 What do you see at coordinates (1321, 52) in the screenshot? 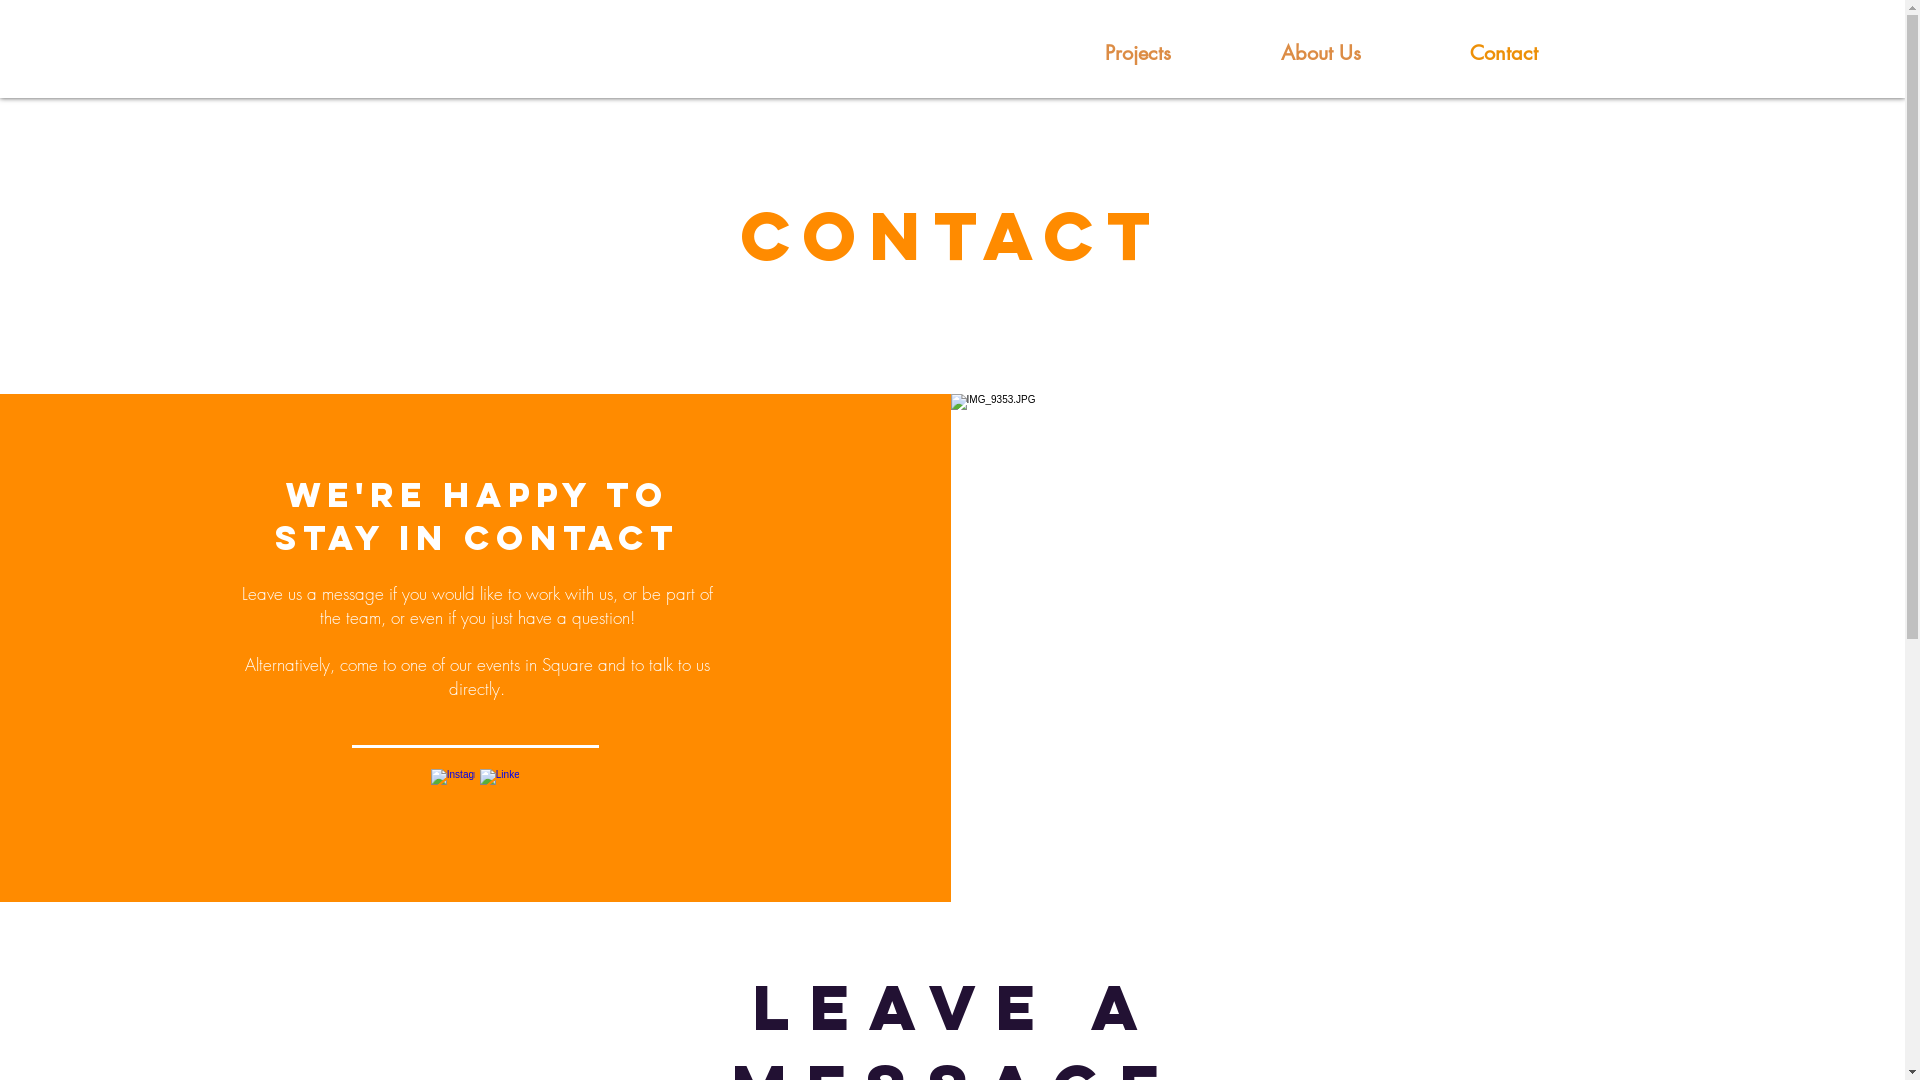
I see `'About Us'` at bounding box center [1321, 52].